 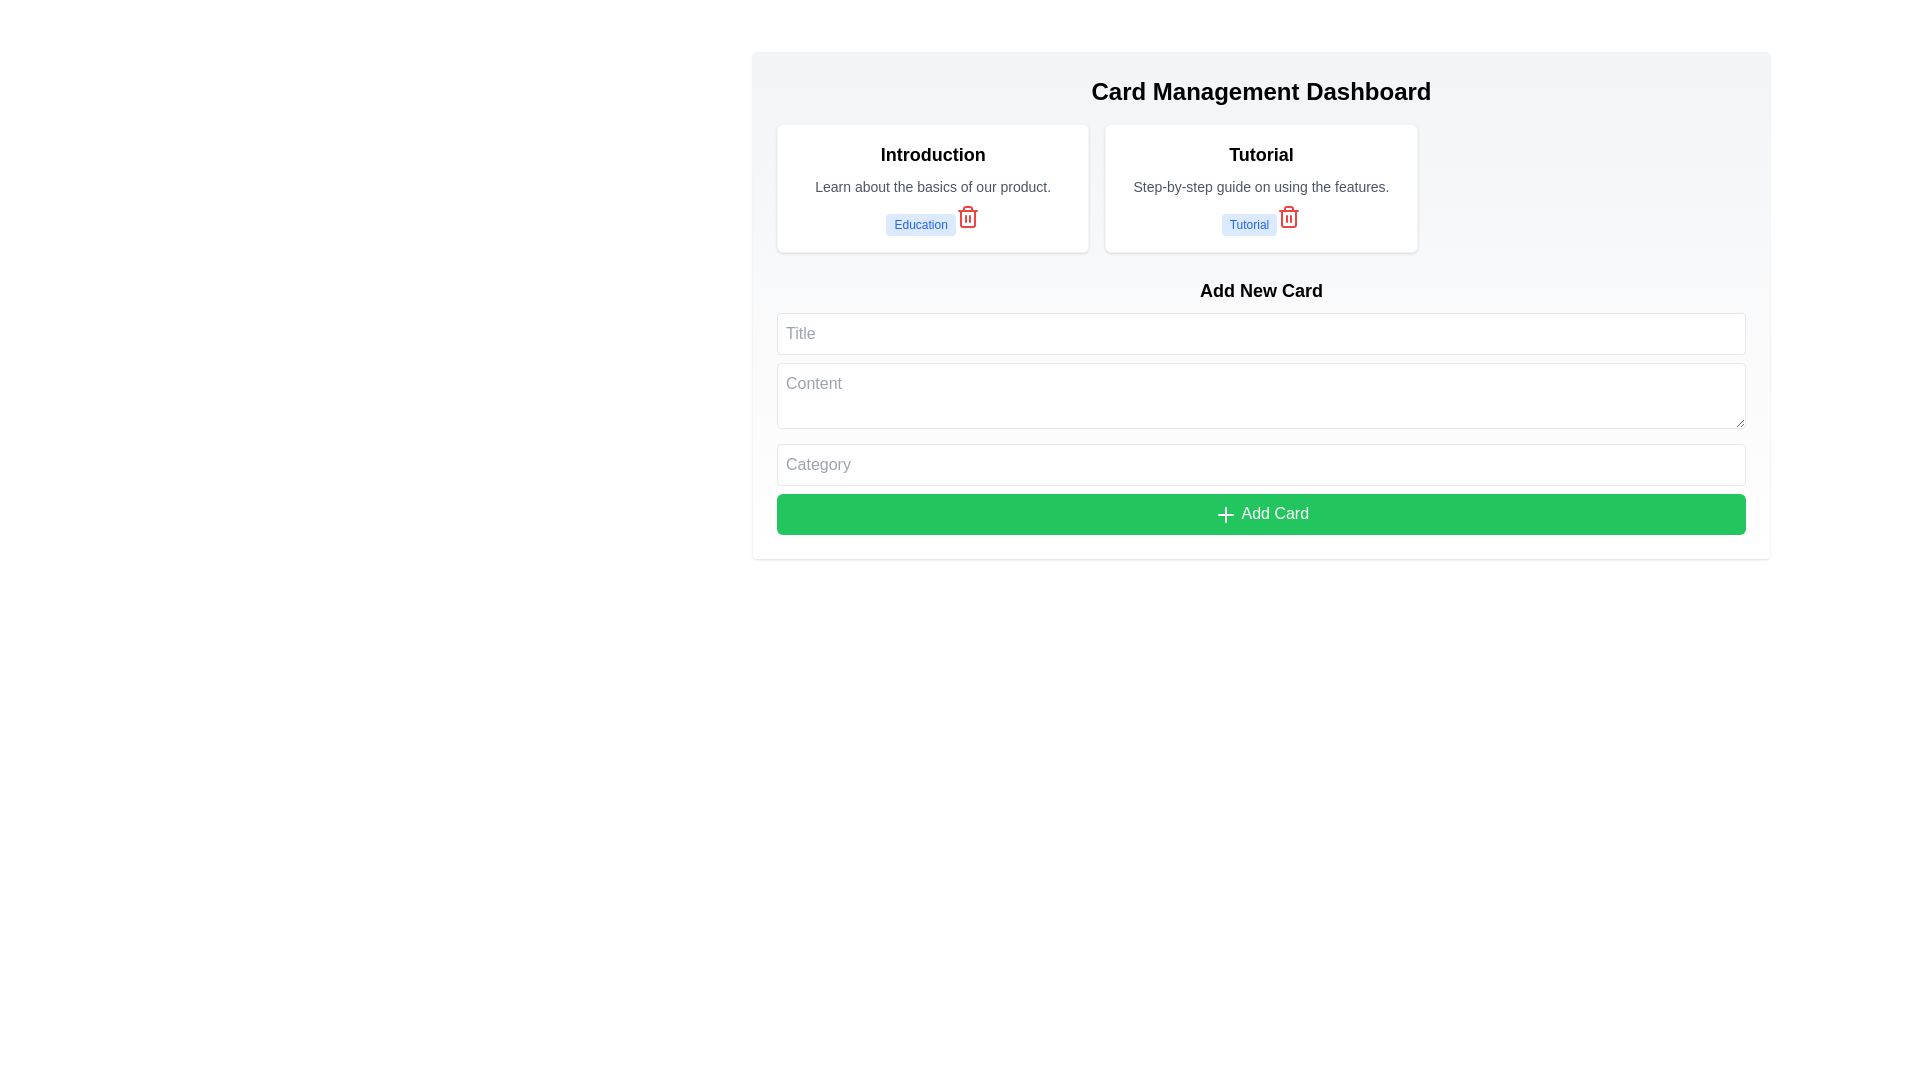 I want to click on the 'Tutorial' informational card, which is the second card in the grid layout, so click(x=1260, y=188).